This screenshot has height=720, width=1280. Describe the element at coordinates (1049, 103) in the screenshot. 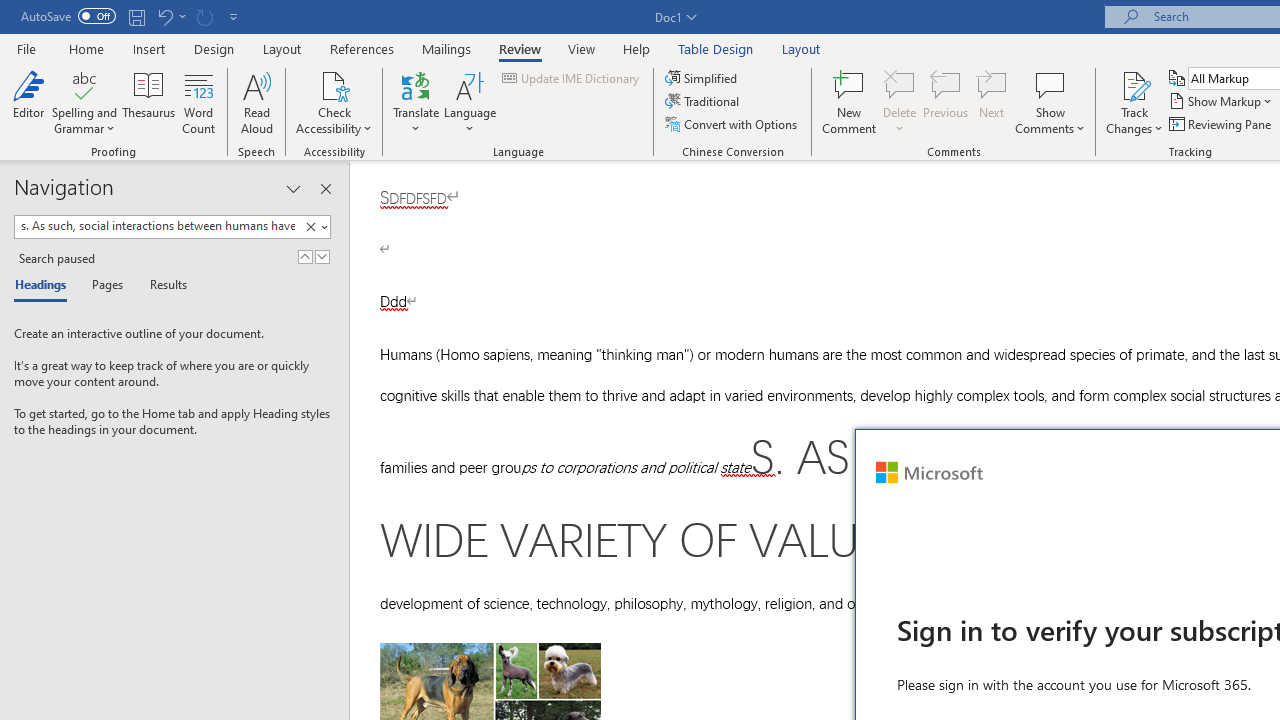

I see `'Show Comments'` at that location.